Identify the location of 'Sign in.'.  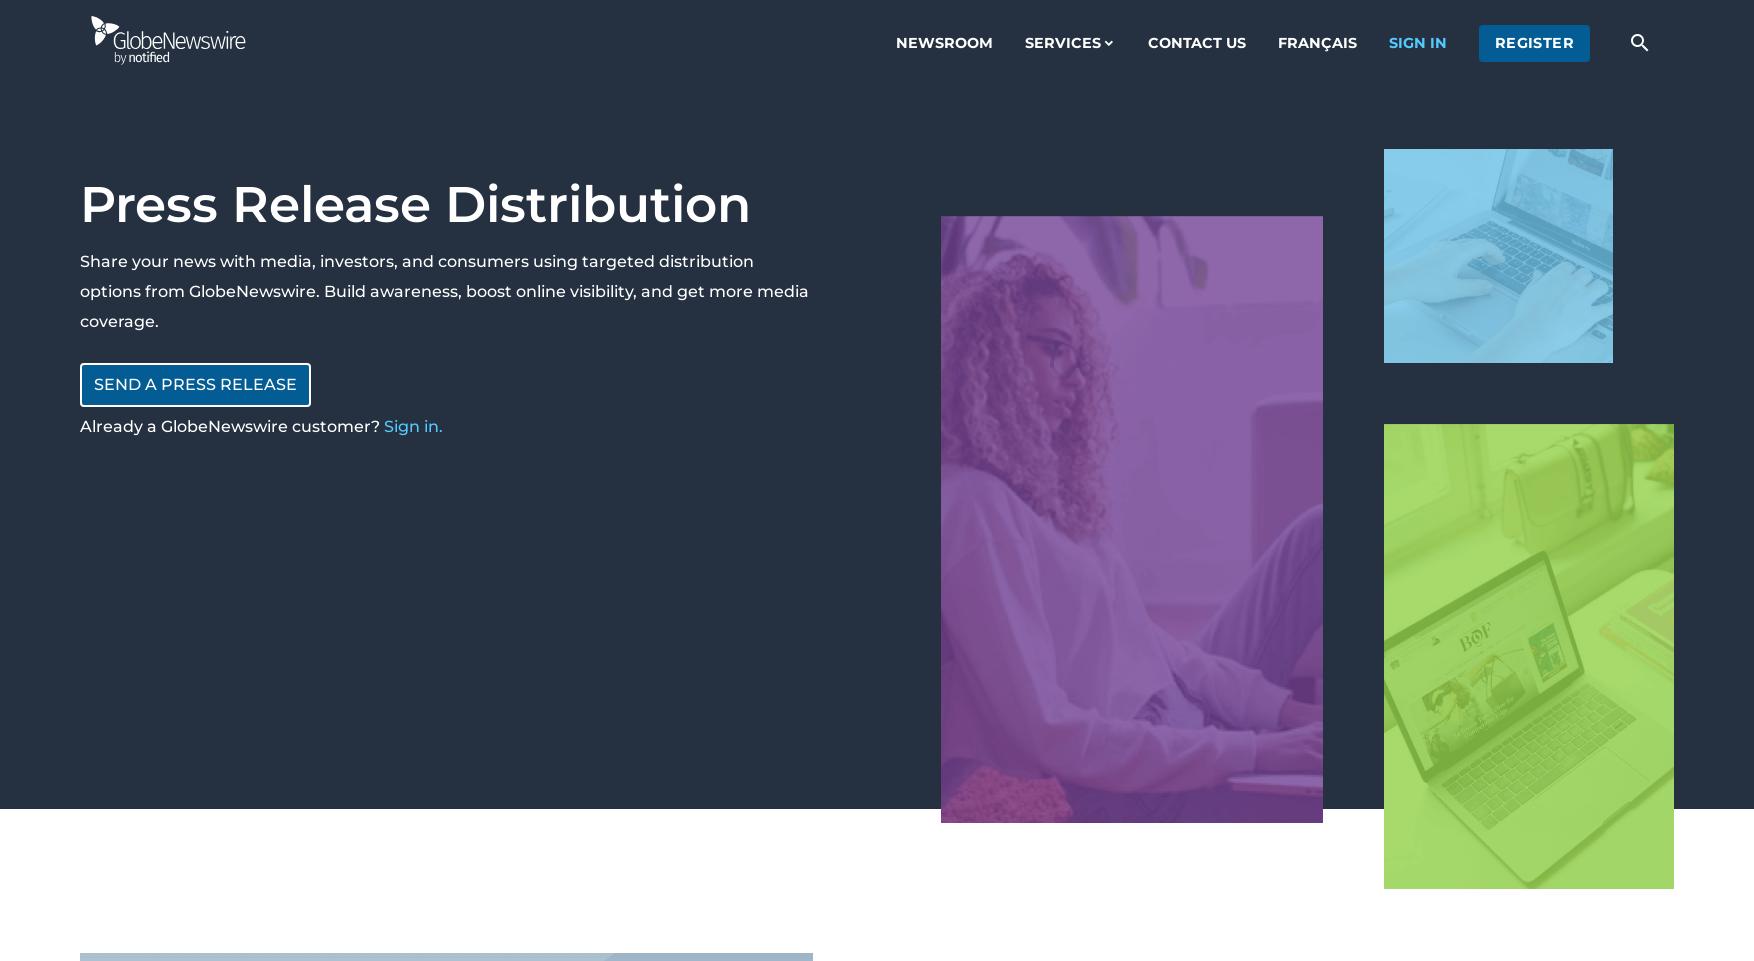
(413, 426).